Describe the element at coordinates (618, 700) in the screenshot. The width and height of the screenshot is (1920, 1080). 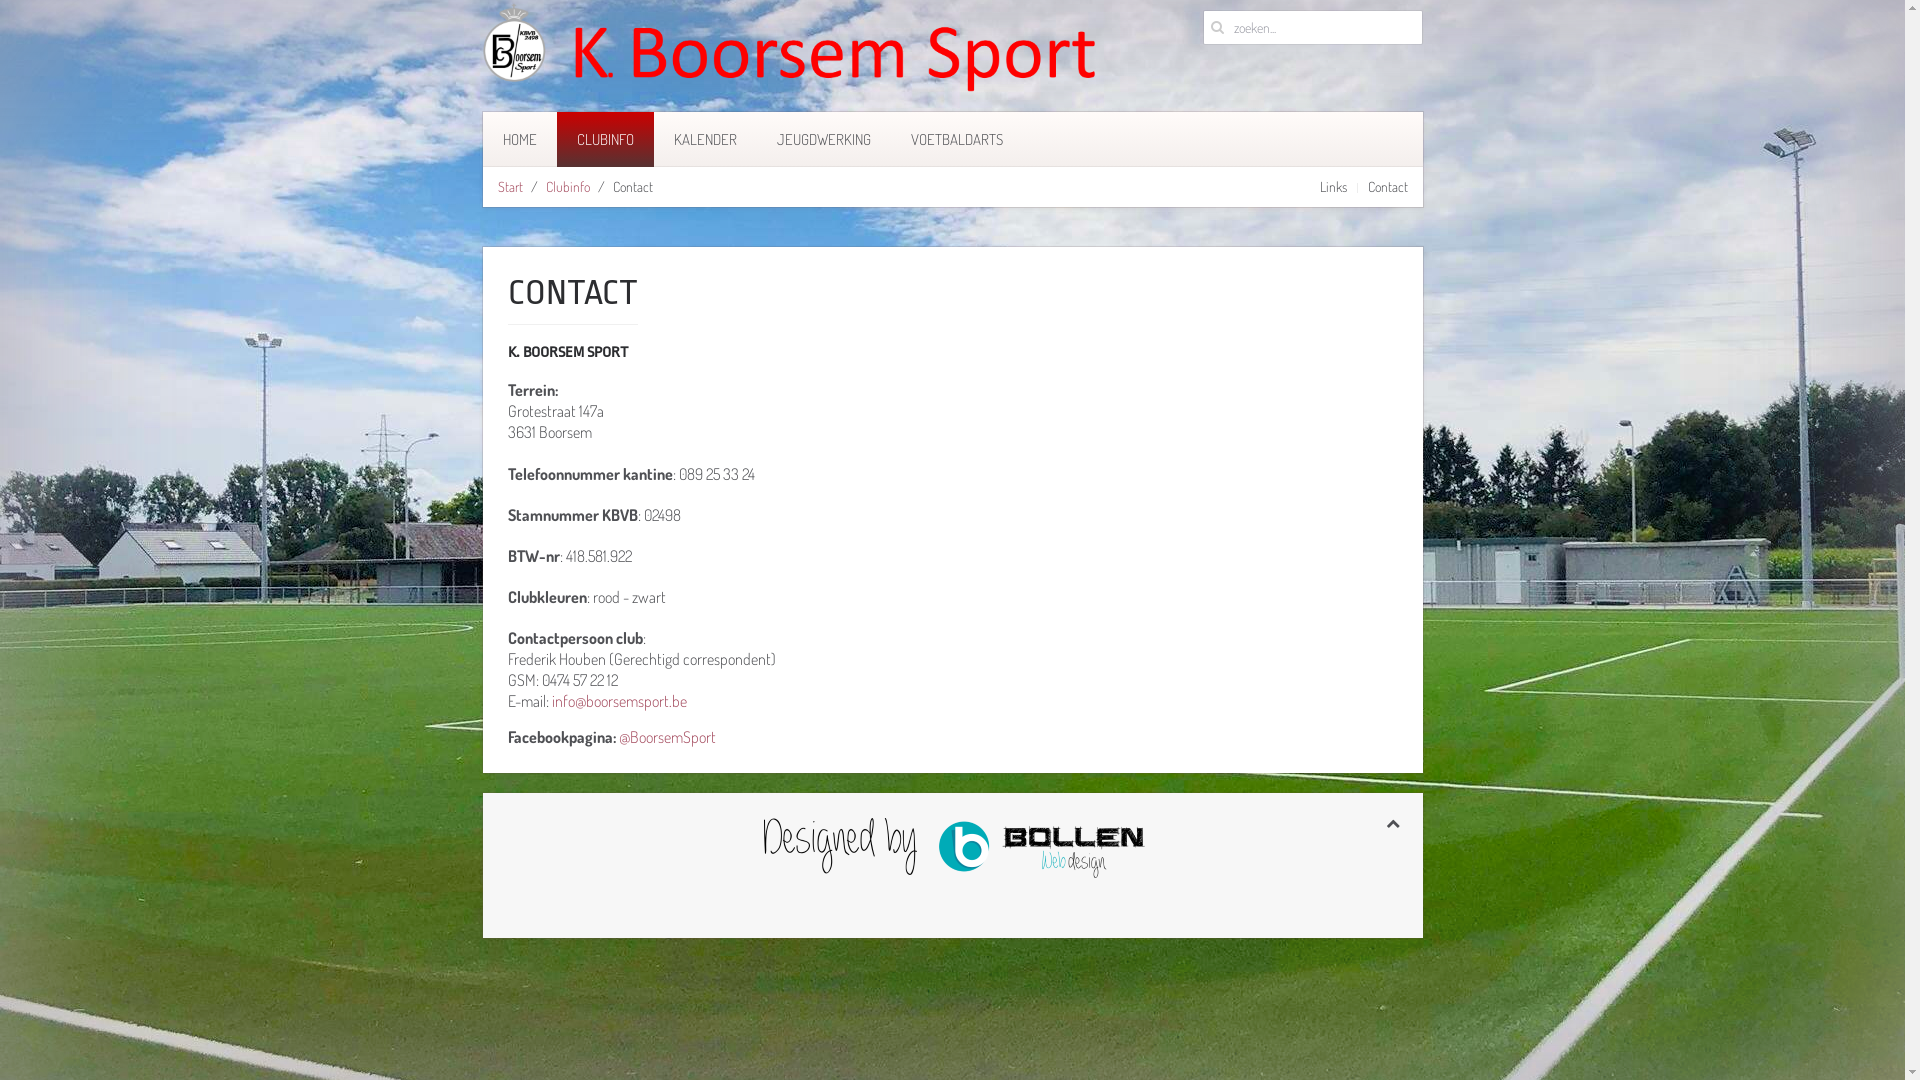
I see `'info@boorsemsport.be'` at that location.